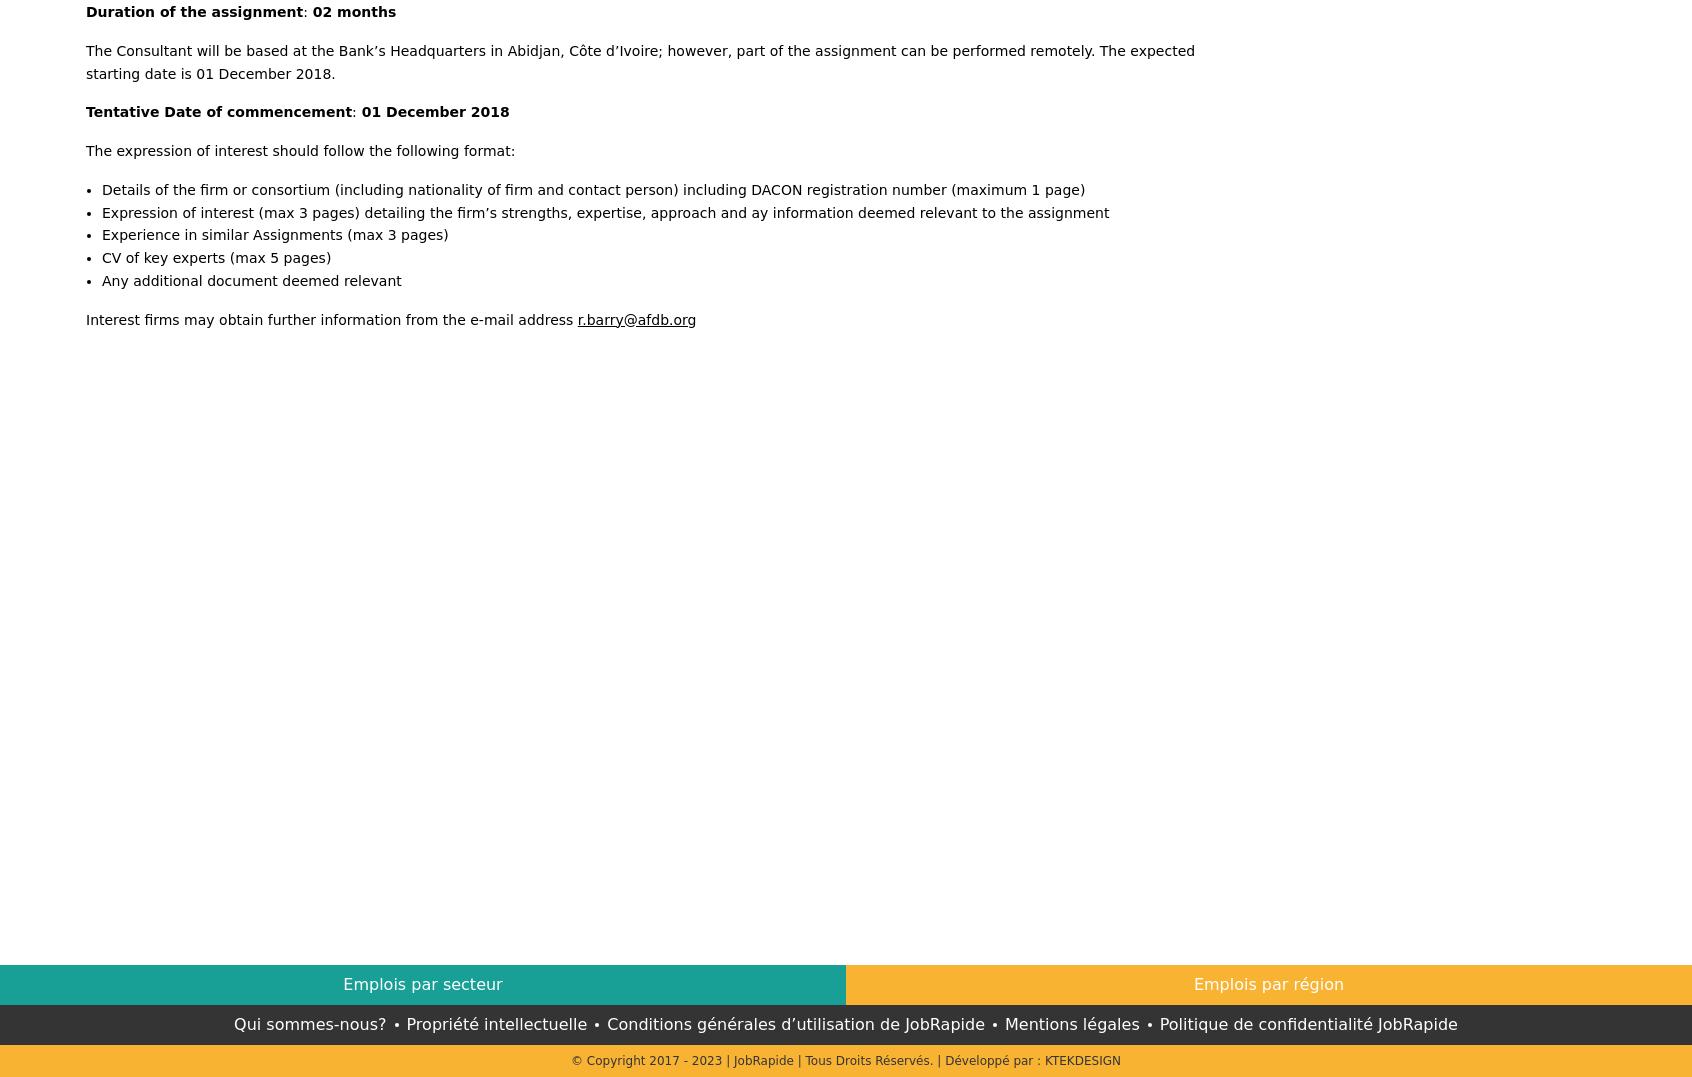 The image size is (1692, 1077). What do you see at coordinates (308, 1022) in the screenshot?
I see `'Qui sommes-nous?'` at bounding box center [308, 1022].